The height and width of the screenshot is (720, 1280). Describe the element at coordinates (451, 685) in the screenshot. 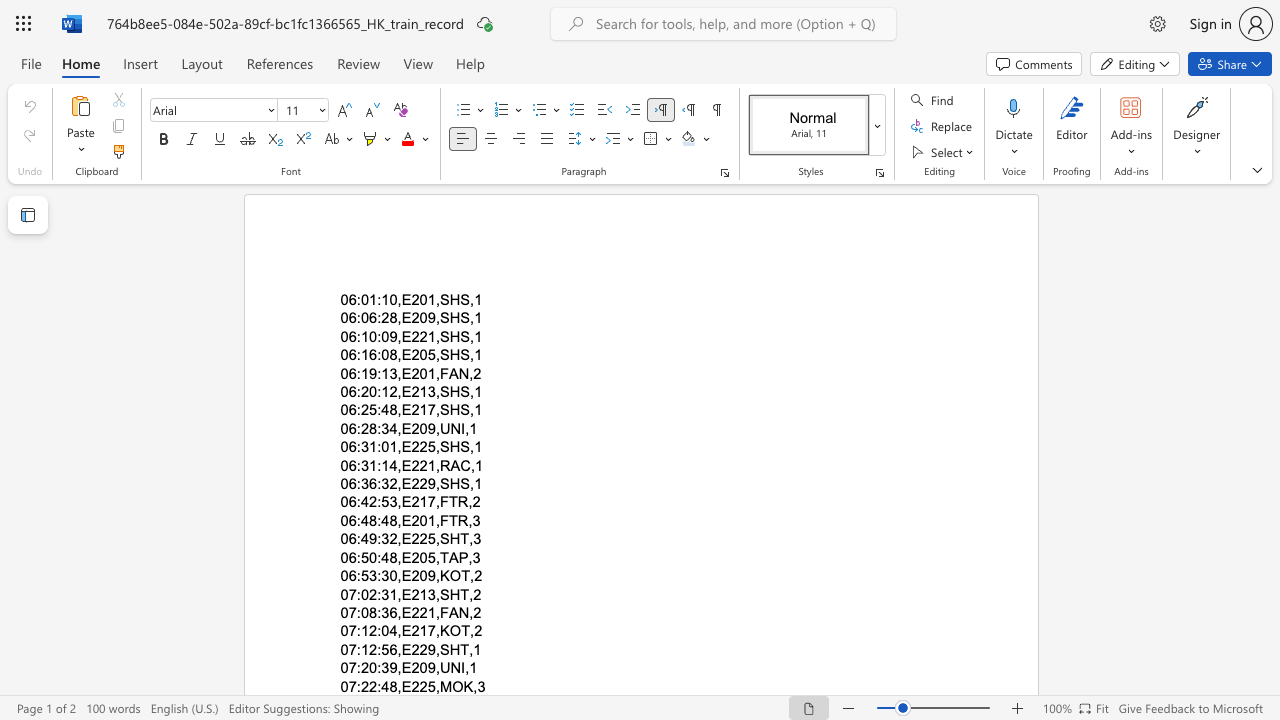

I see `the subset text "OK" within the text "07:22:48,E225,MOK,3"` at that location.